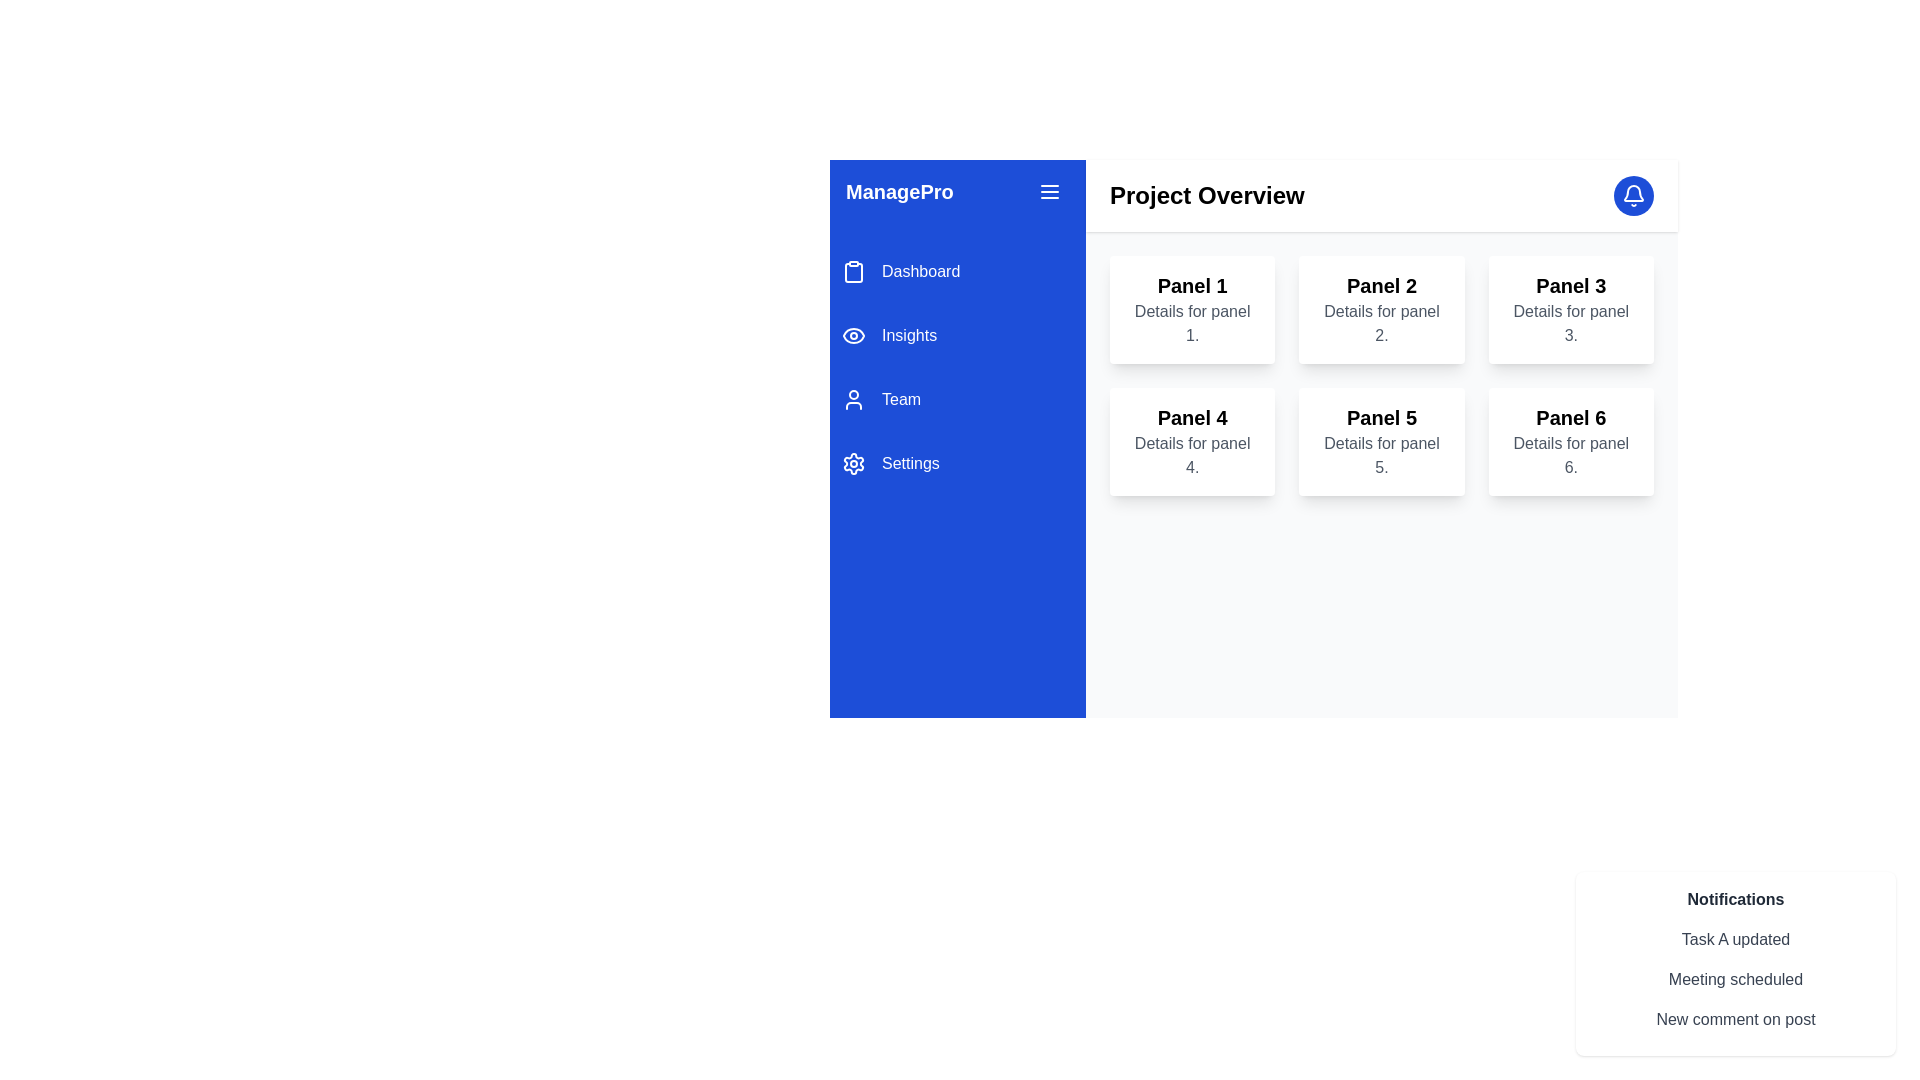 This screenshot has width=1920, height=1080. Describe the element at coordinates (1206, 196) in the screenshot. I see `header text 'Project Overview' located at the top left of the interface, styled in a large, bold font` at that location.